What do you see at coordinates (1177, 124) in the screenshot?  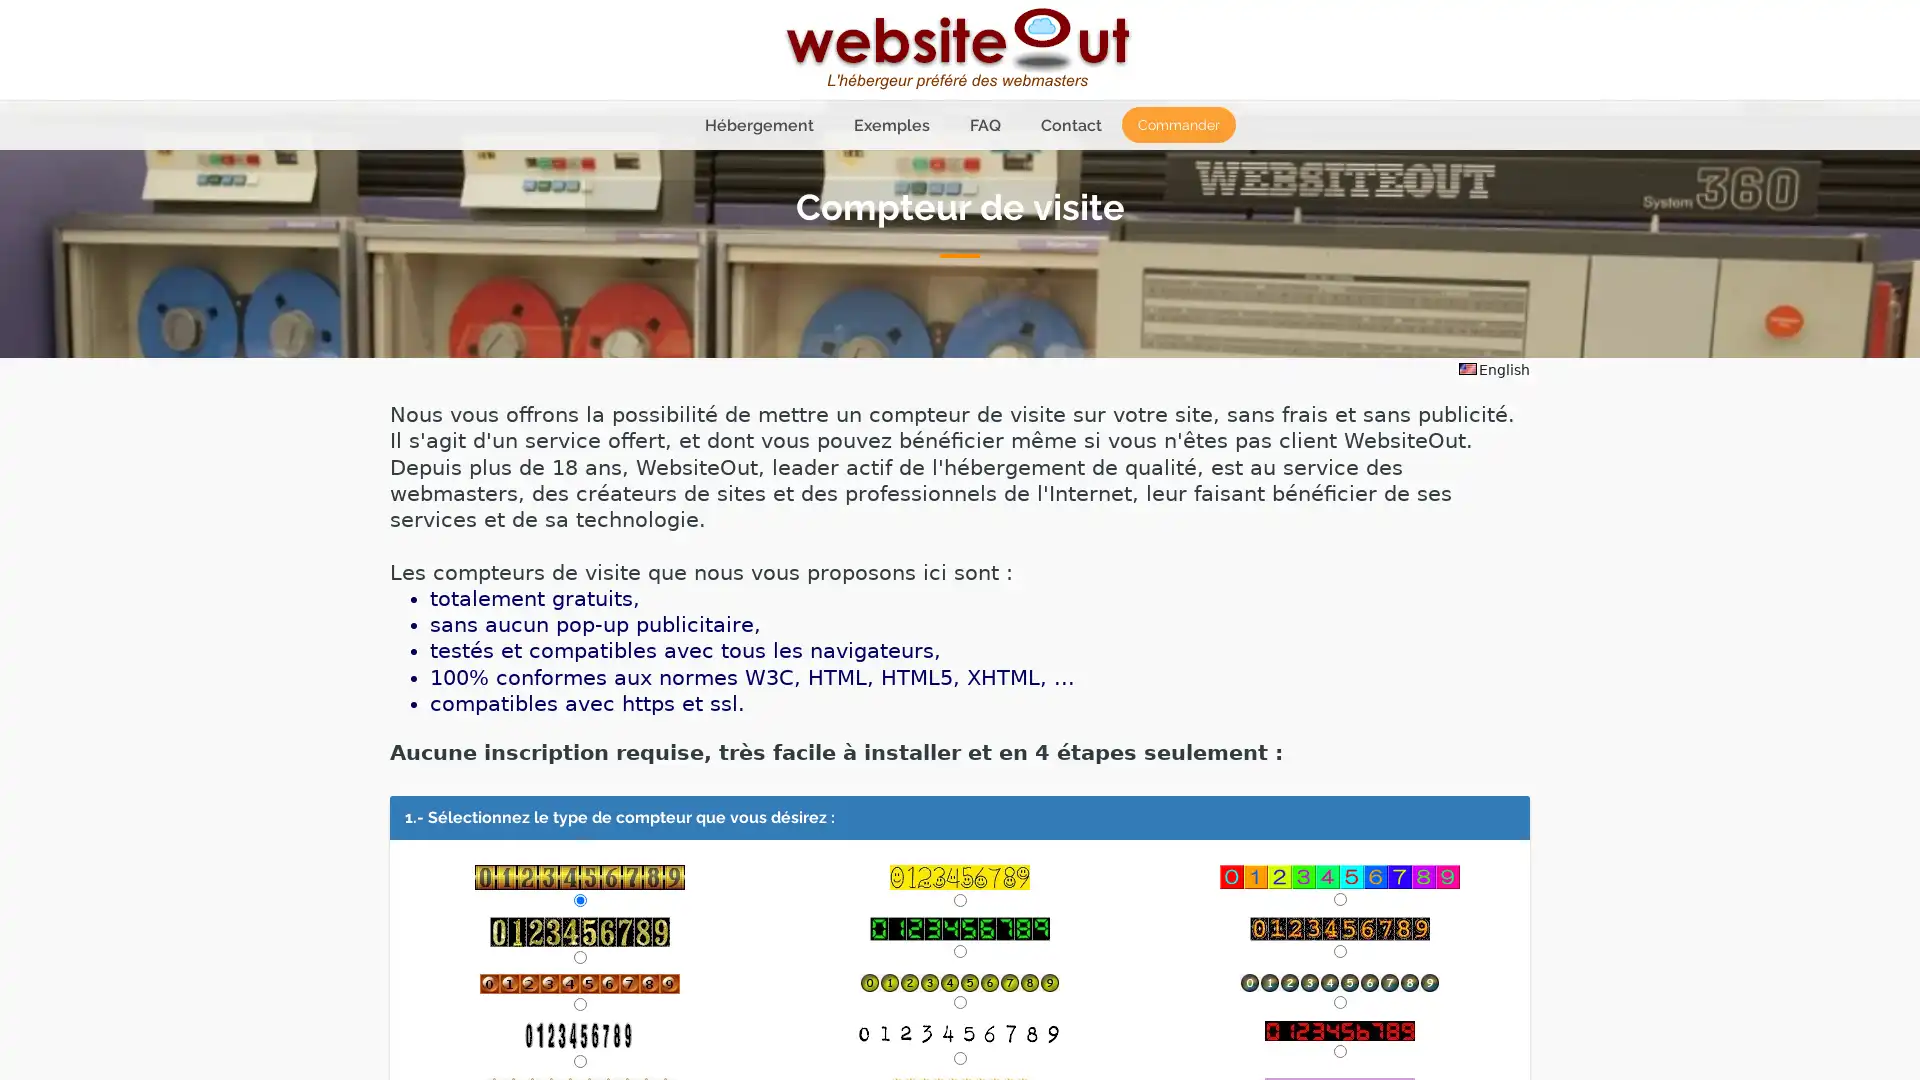 I see `Commander` at bounding box center [1177, 124].